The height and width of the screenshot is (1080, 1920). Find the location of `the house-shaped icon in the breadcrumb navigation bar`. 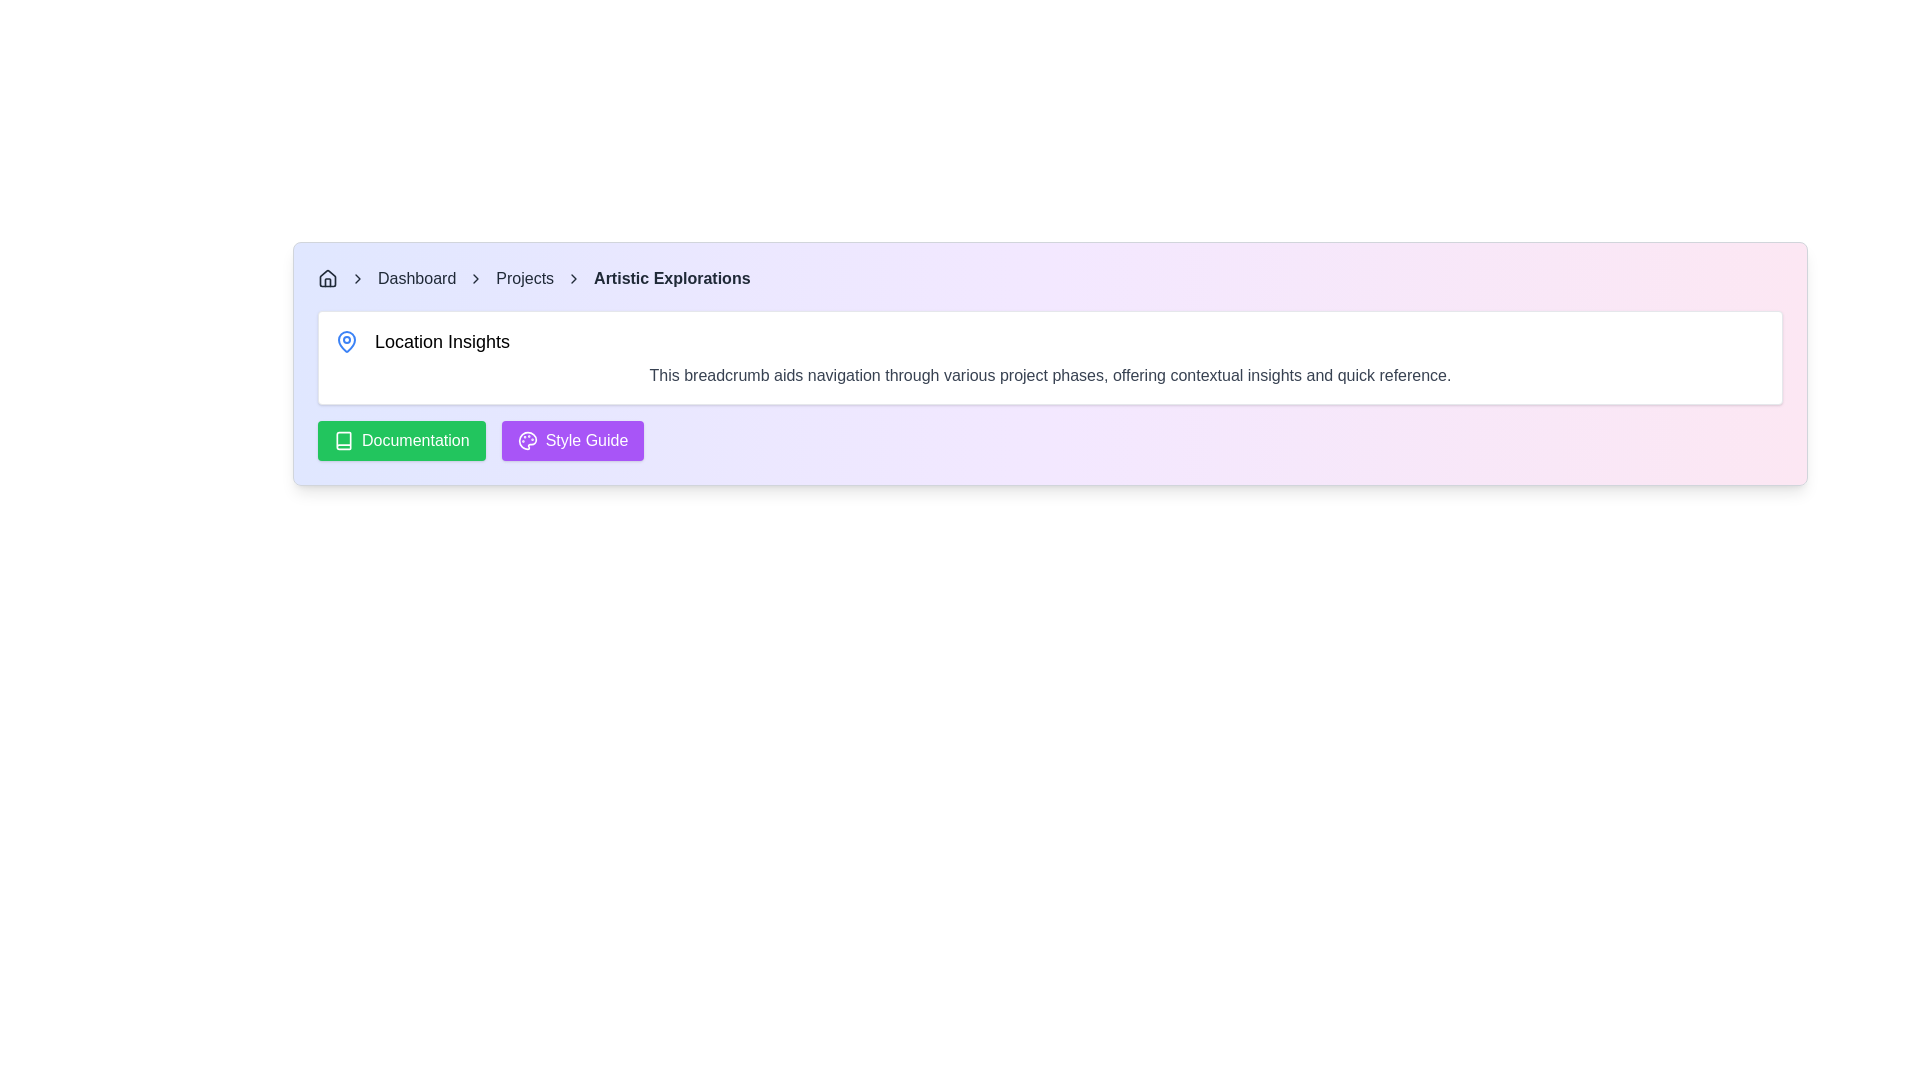

the house-shaped icon in the breadcrumb navigation bar is located at coordinates (327, 277).